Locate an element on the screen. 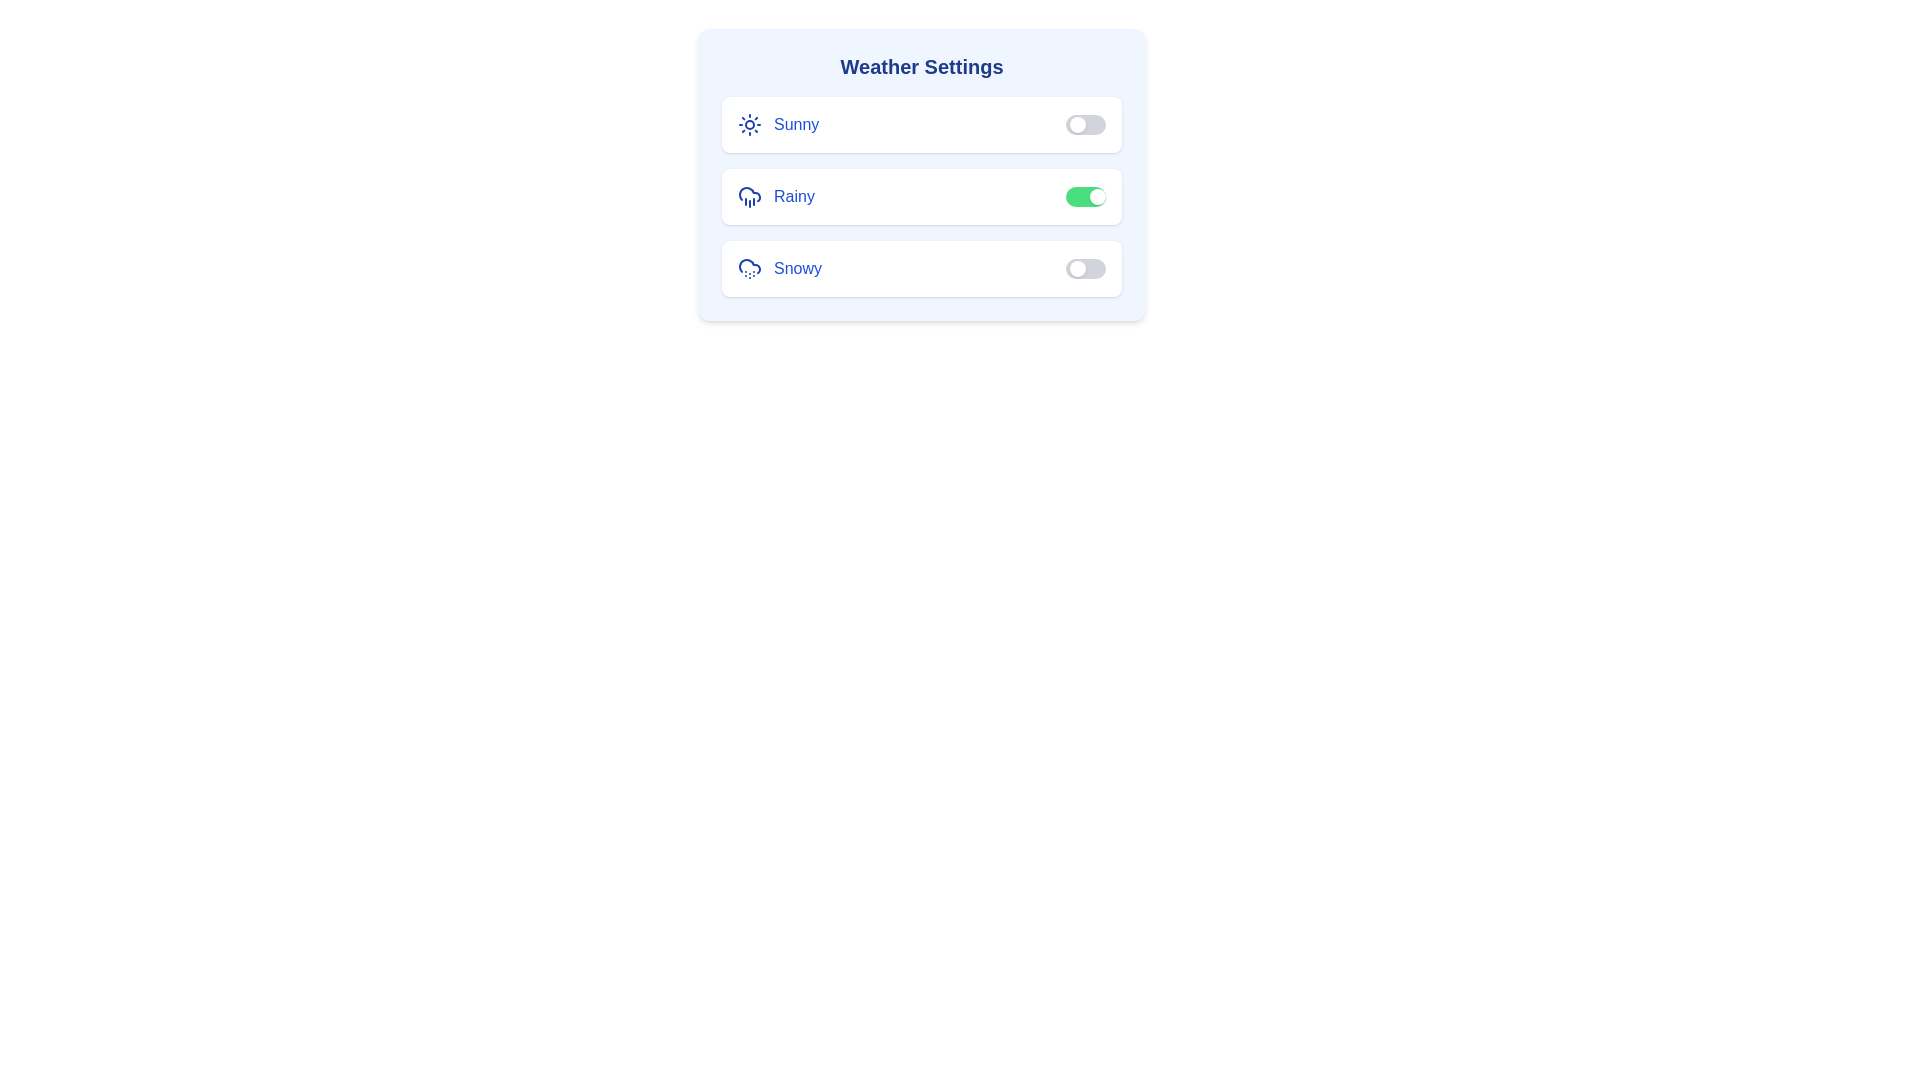 The height and width of the screenshot is (1080, 1920). the toggle switch for the 'Rainy' setting is located at coordinates (1084, 196).